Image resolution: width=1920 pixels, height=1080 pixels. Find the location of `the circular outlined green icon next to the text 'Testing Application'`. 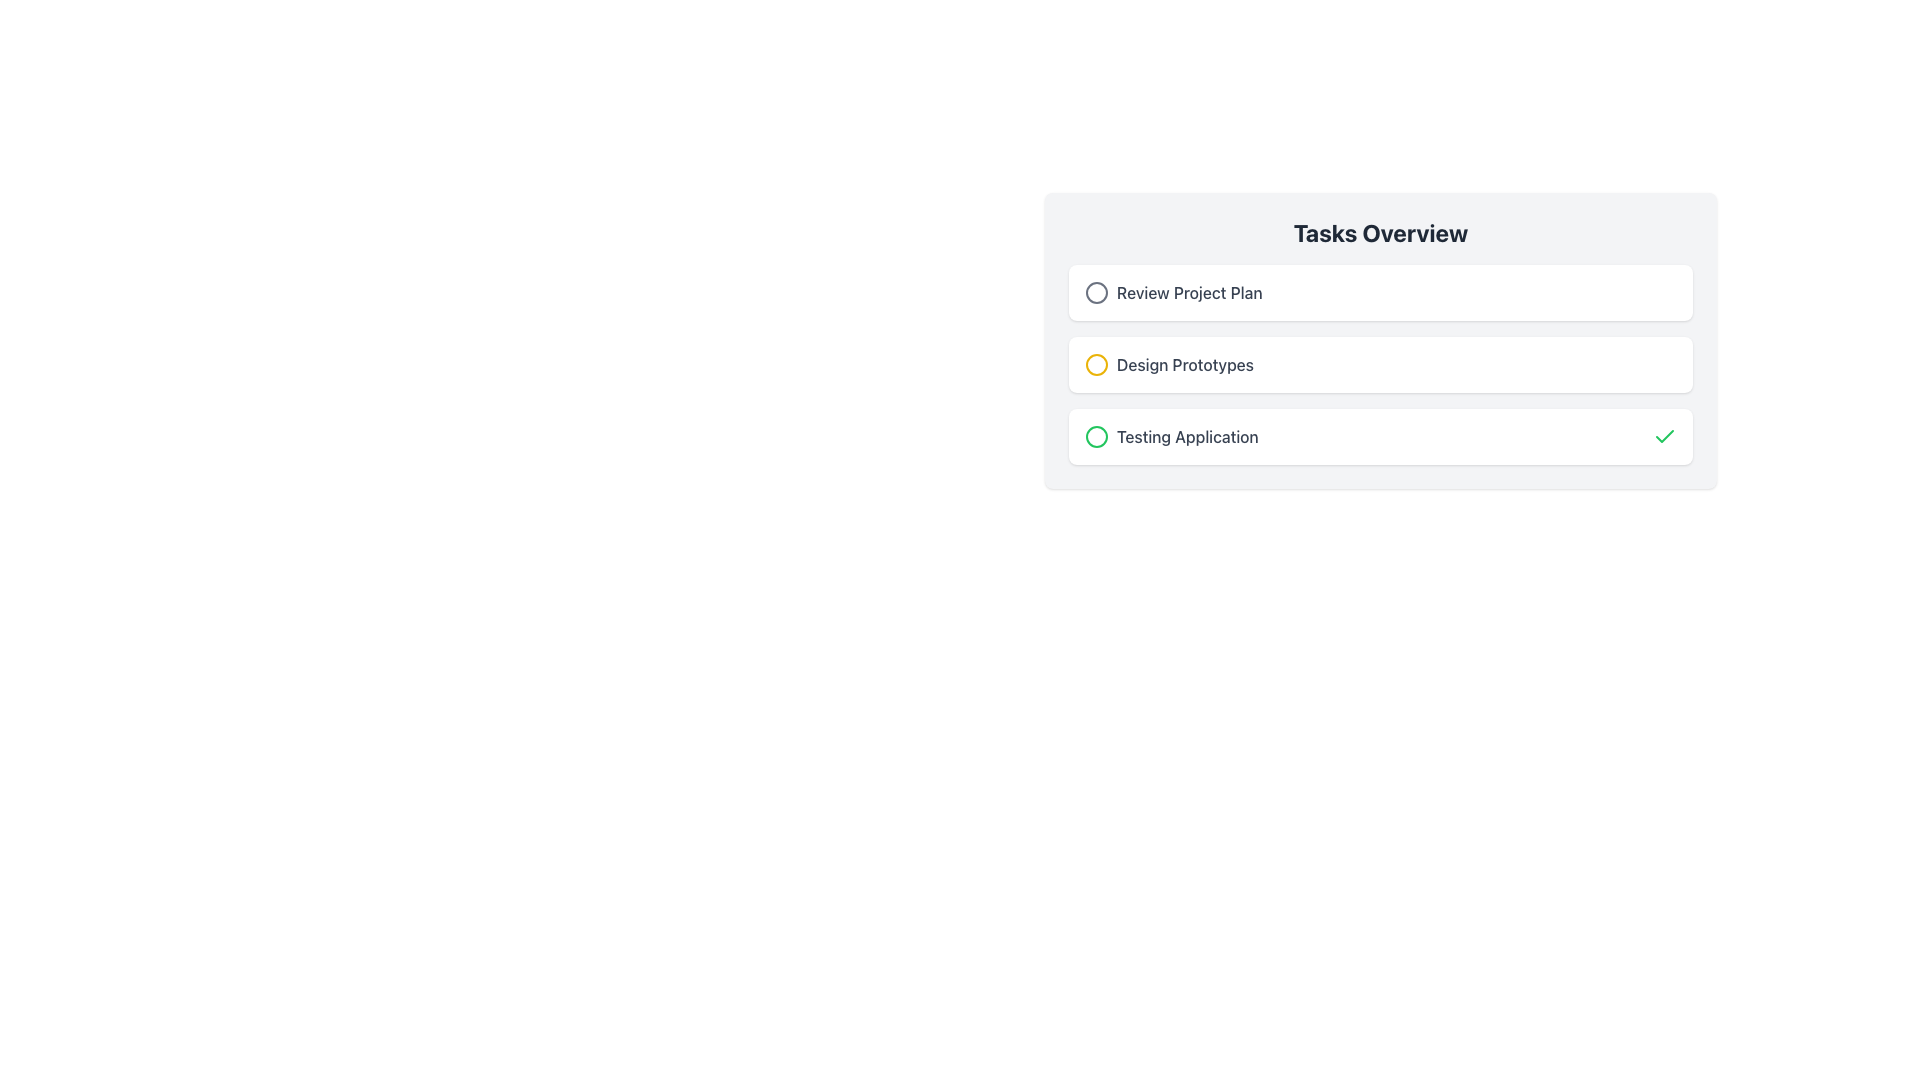

the circular outlined green icon next to the text 'Testing Application' is located at coordinates (1096, 435).